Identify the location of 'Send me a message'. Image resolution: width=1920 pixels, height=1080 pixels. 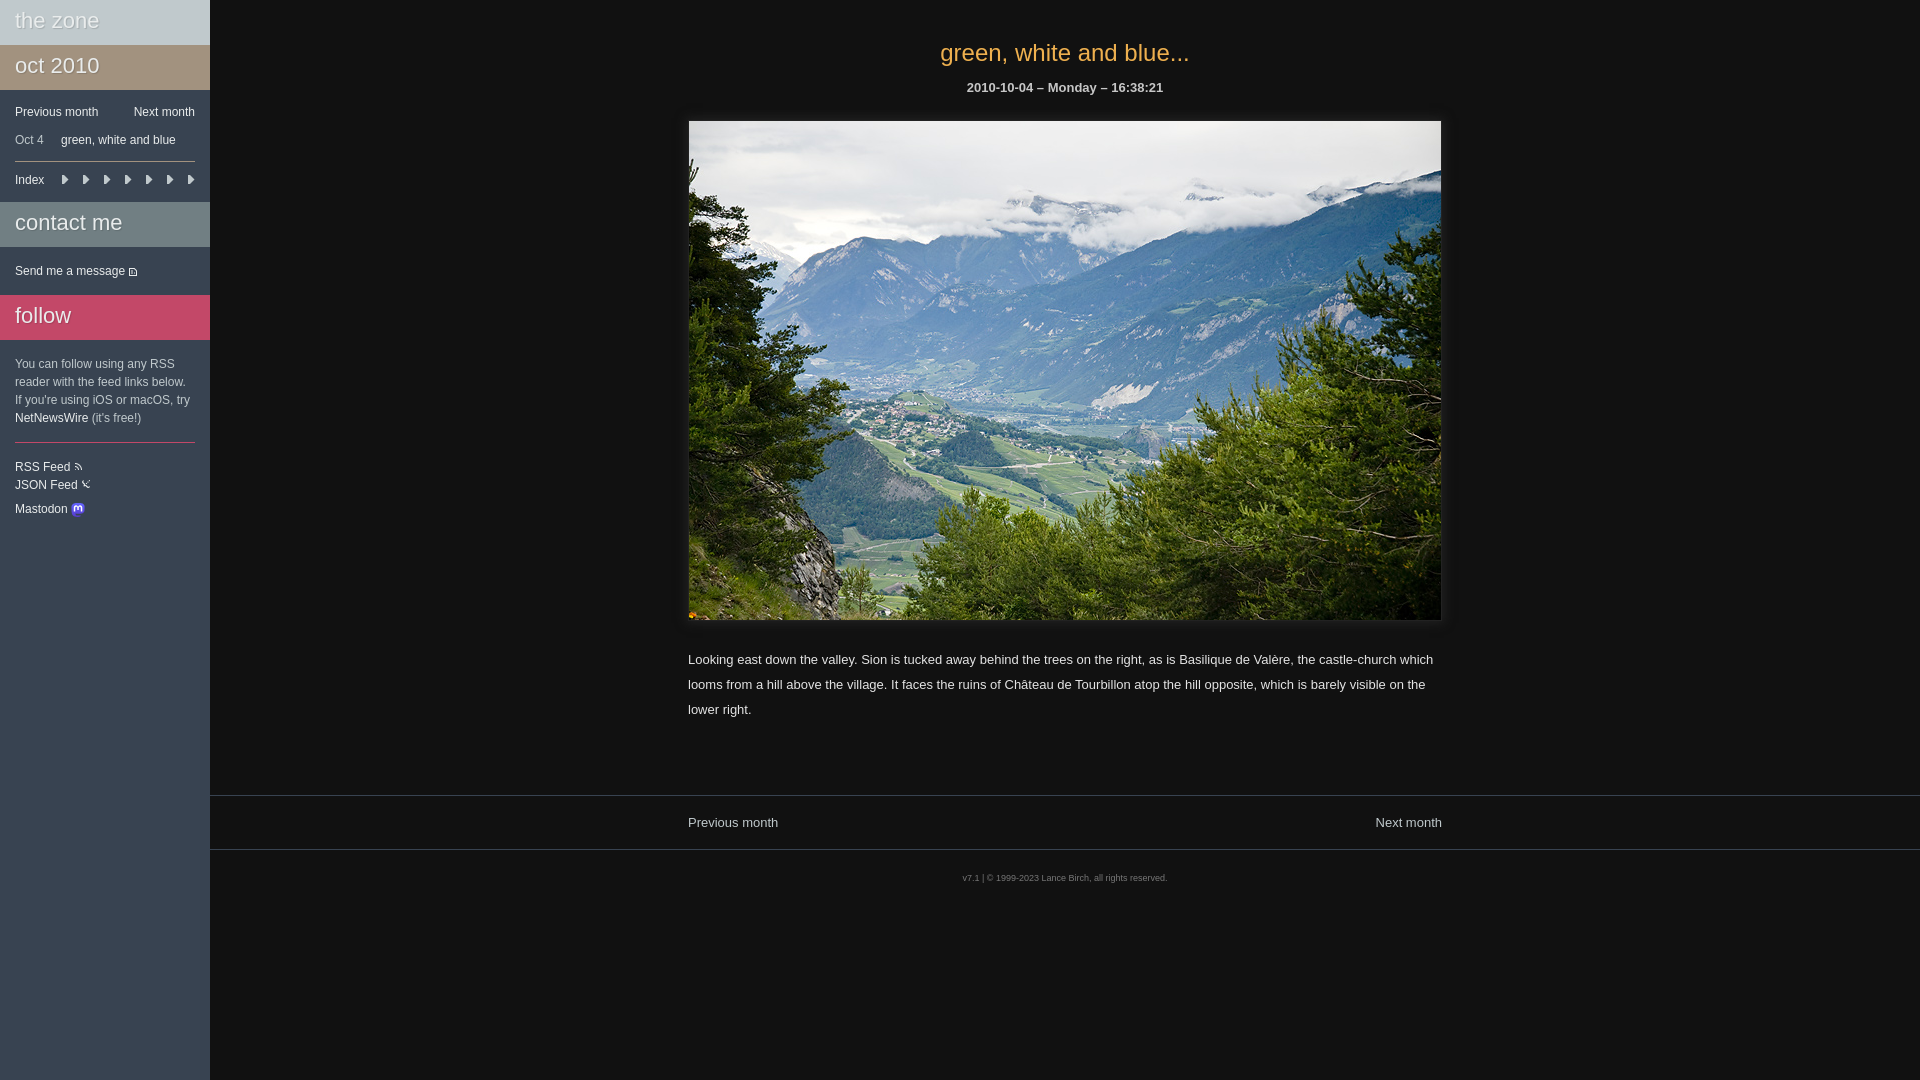
(76, 270).